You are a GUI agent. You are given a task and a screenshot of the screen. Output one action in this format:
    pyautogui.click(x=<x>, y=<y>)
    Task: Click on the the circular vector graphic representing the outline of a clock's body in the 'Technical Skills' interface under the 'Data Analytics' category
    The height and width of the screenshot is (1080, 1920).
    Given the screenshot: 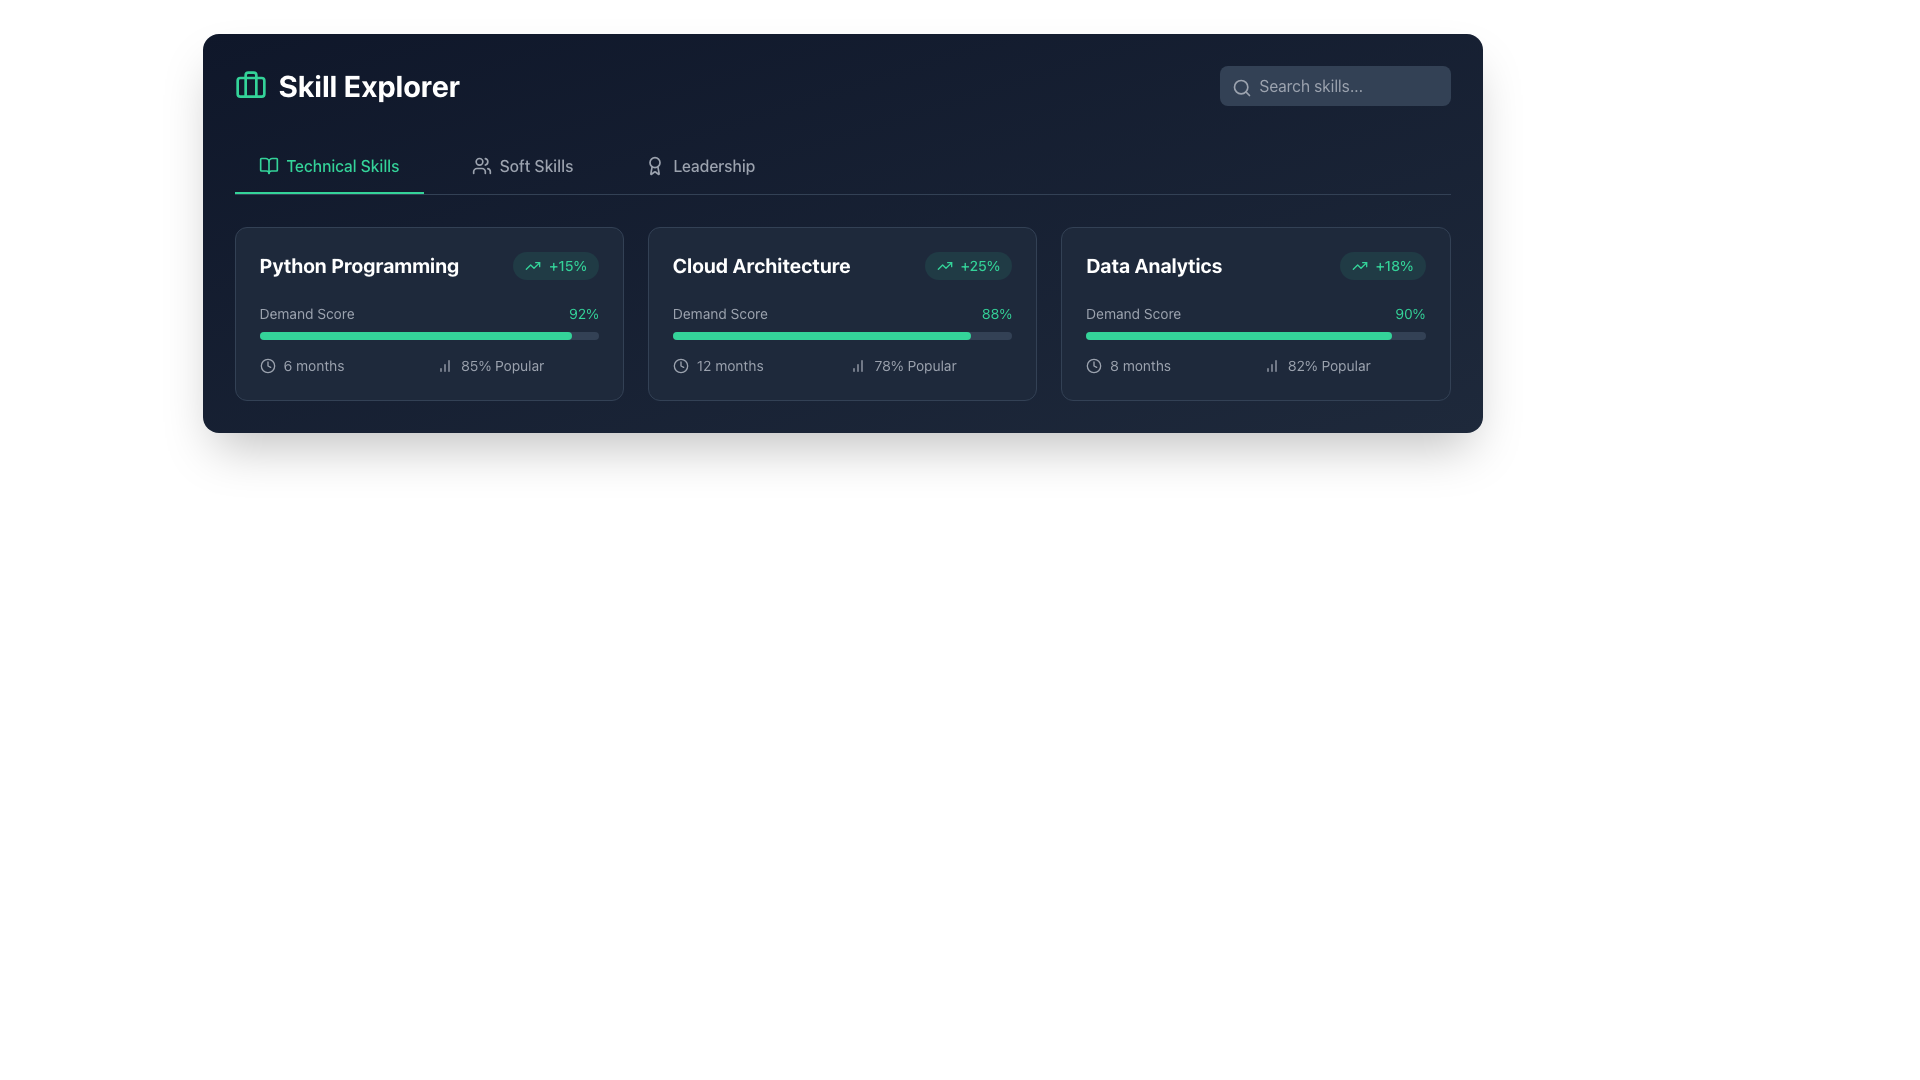 What is the action you would take?
    pyautogui.click(x=1093, y=366)
    